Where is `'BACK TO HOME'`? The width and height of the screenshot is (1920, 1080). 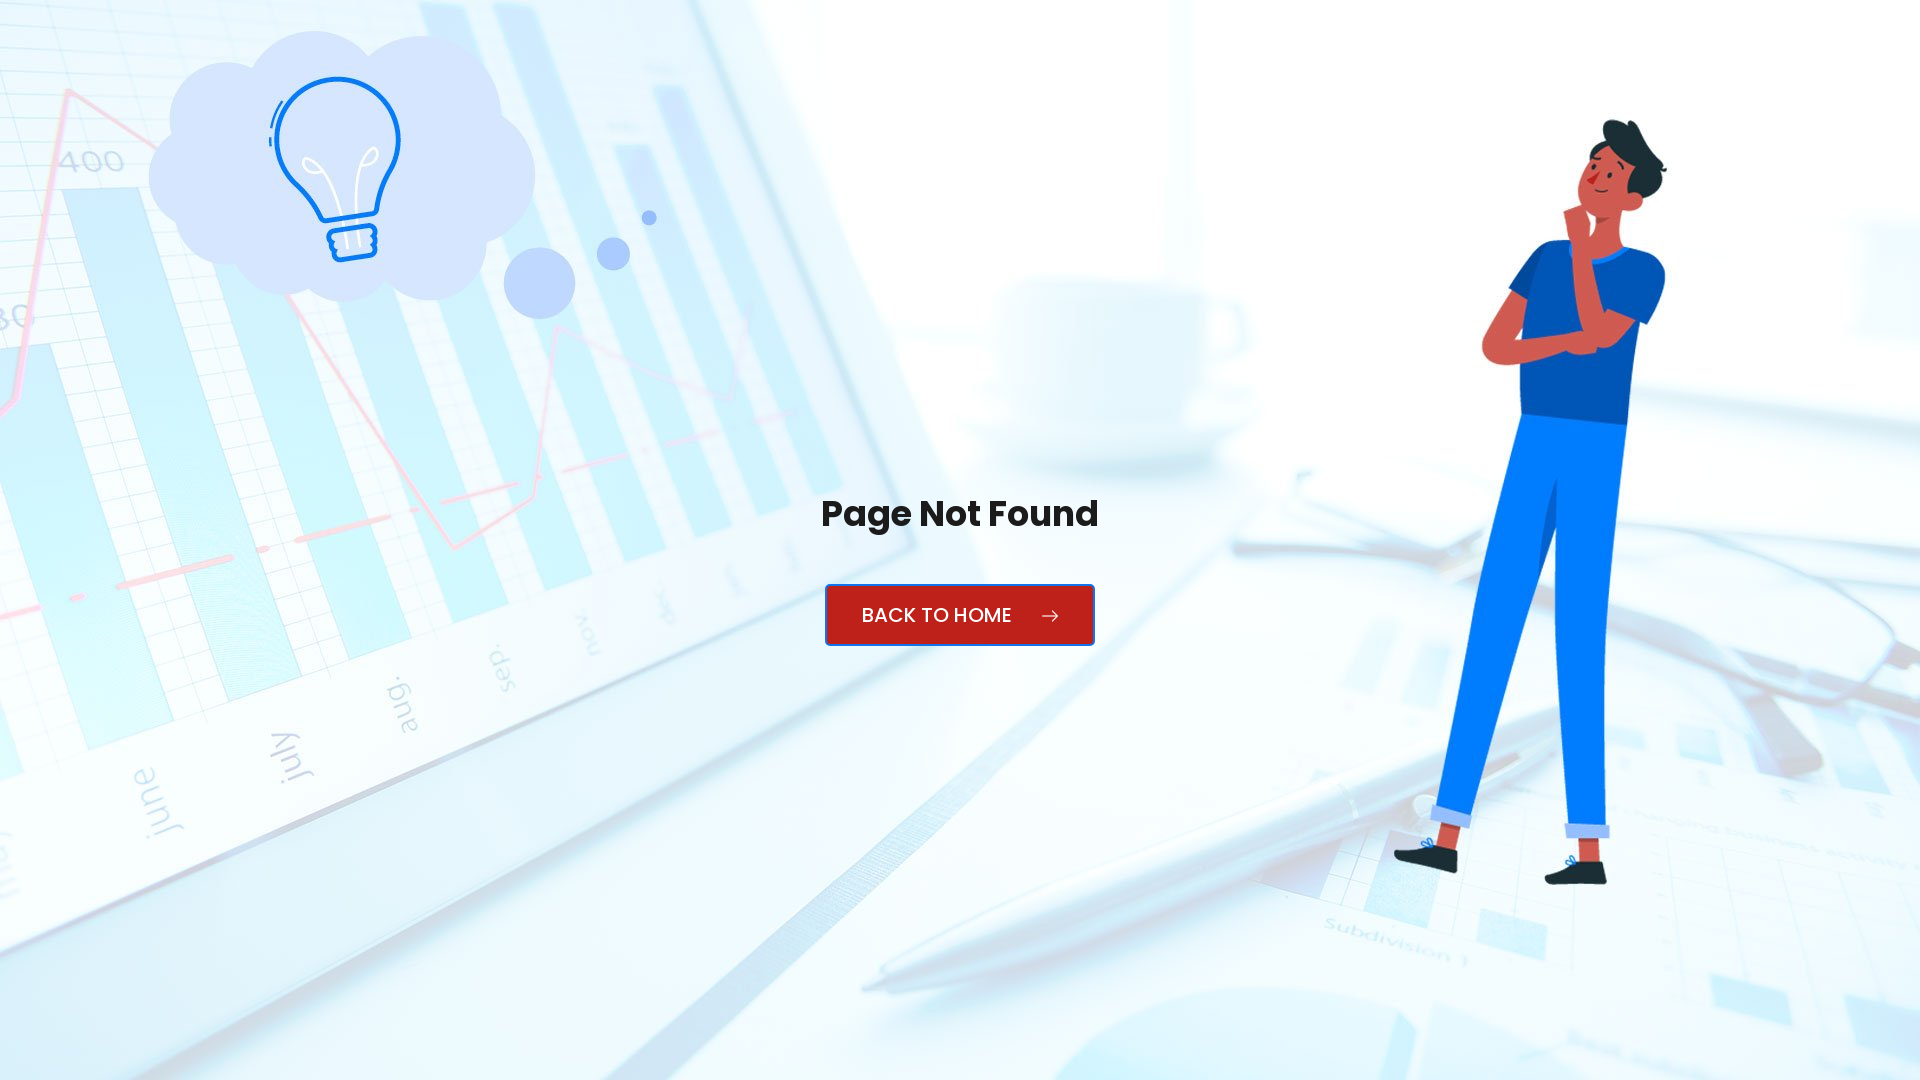
'BACK TO HOME' is located at coordinates (825, 613).